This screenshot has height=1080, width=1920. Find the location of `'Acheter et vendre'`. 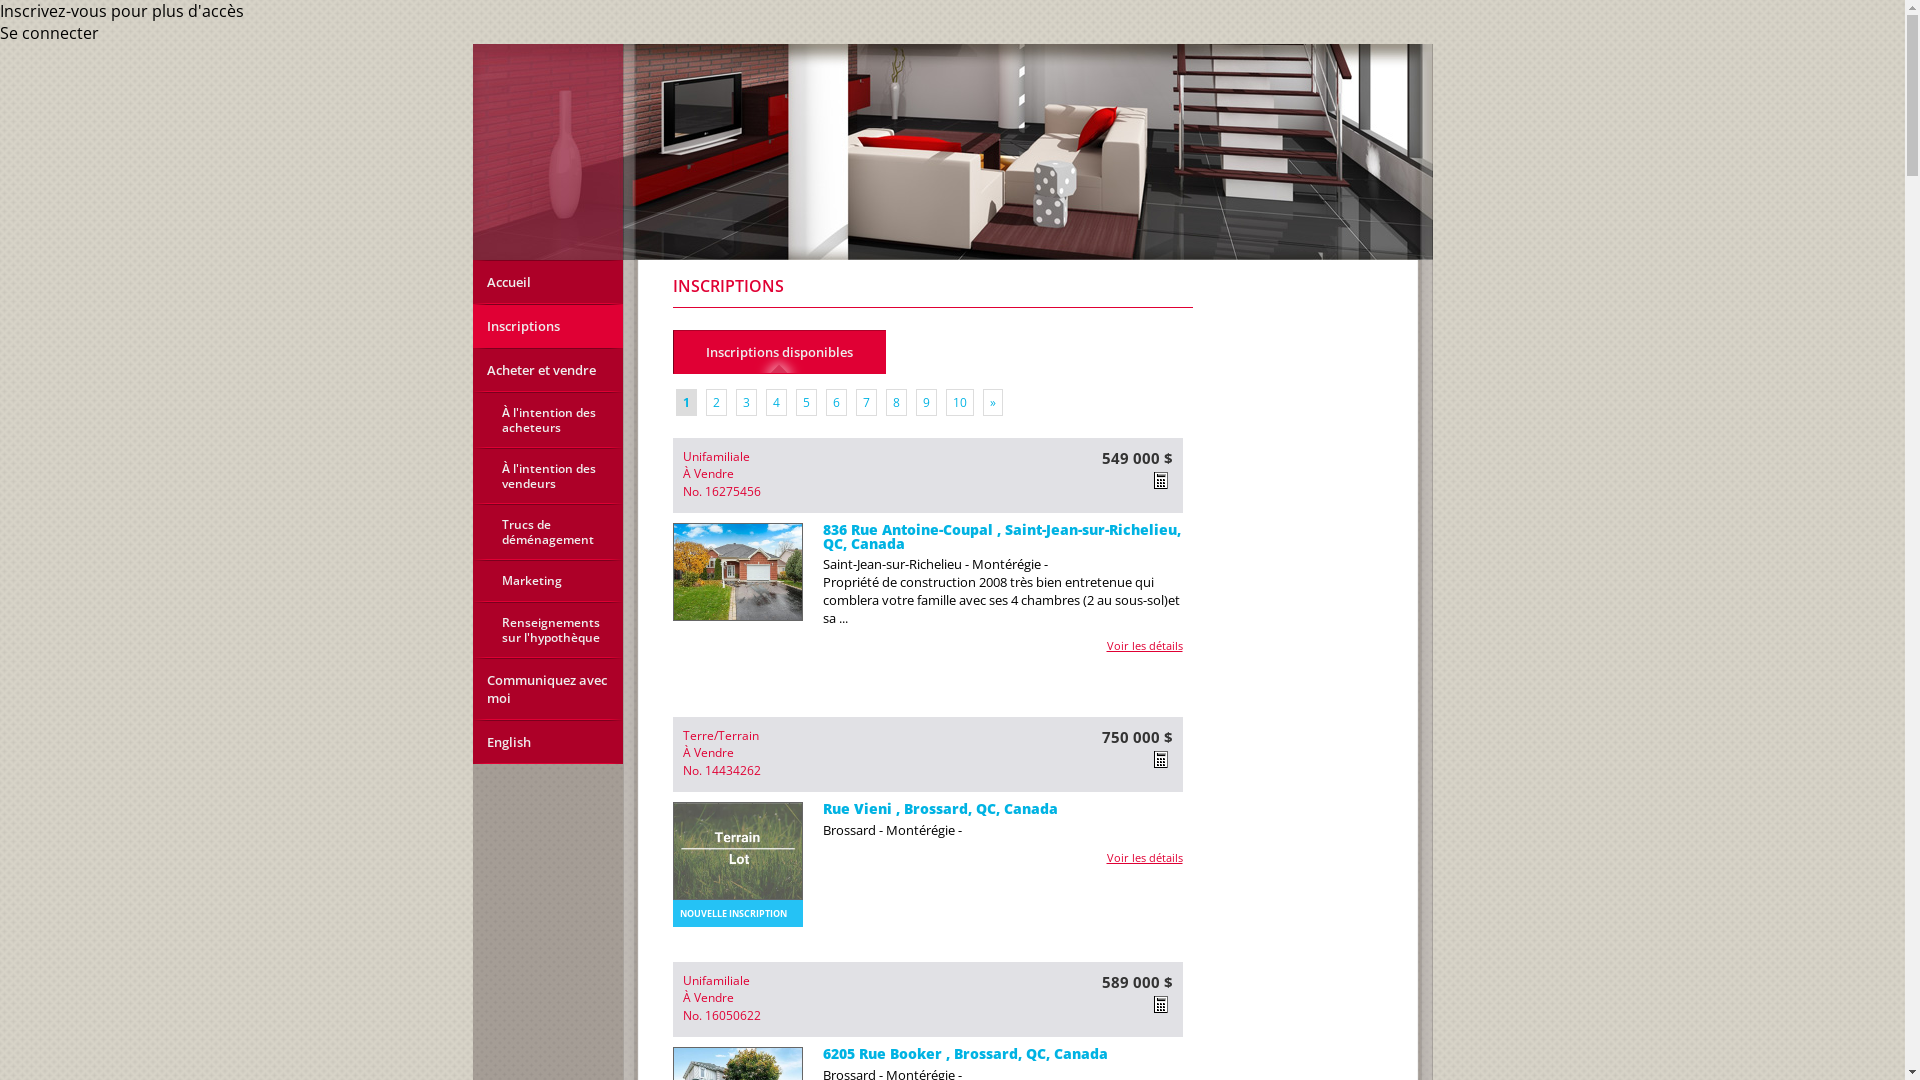

'Acheter et vendre' is located at coordinates (547, 370).